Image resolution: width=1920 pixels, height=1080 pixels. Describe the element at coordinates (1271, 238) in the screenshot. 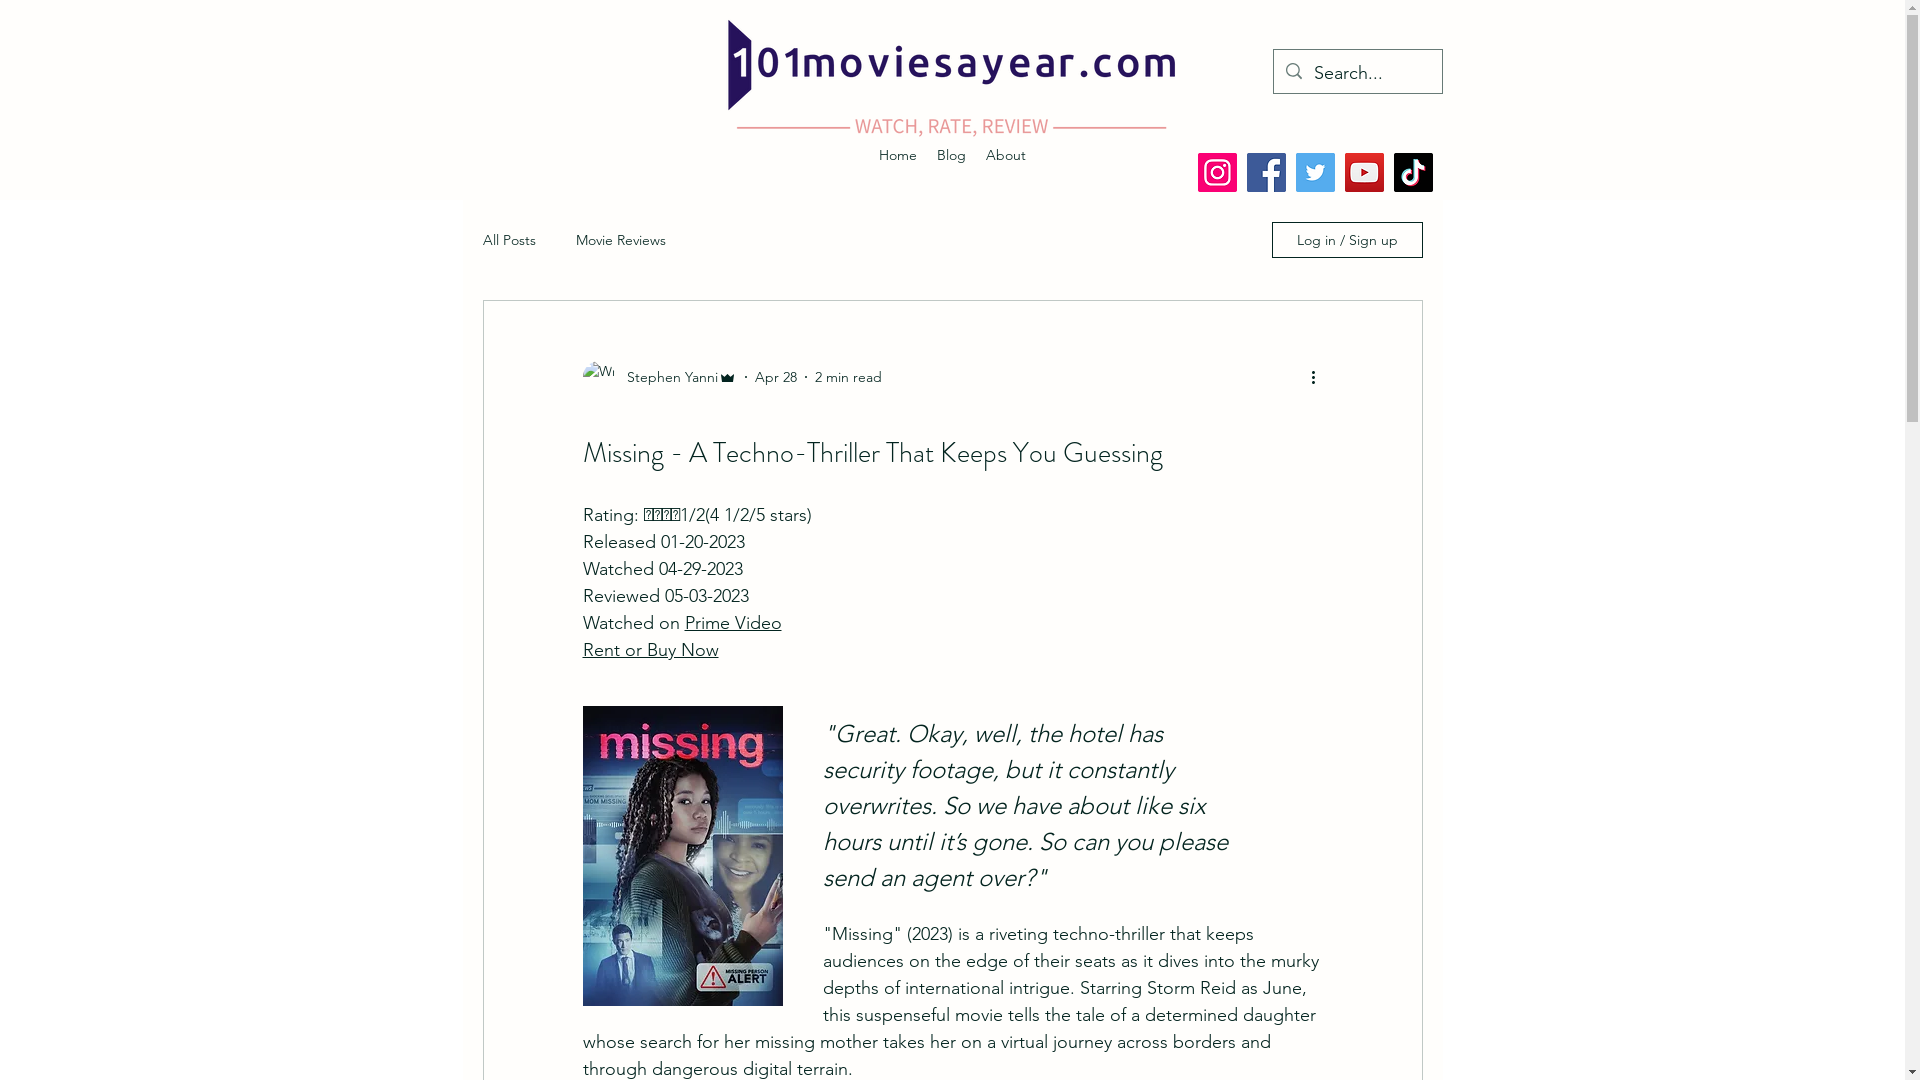

I see `'Log in / Sign up'` at that location.